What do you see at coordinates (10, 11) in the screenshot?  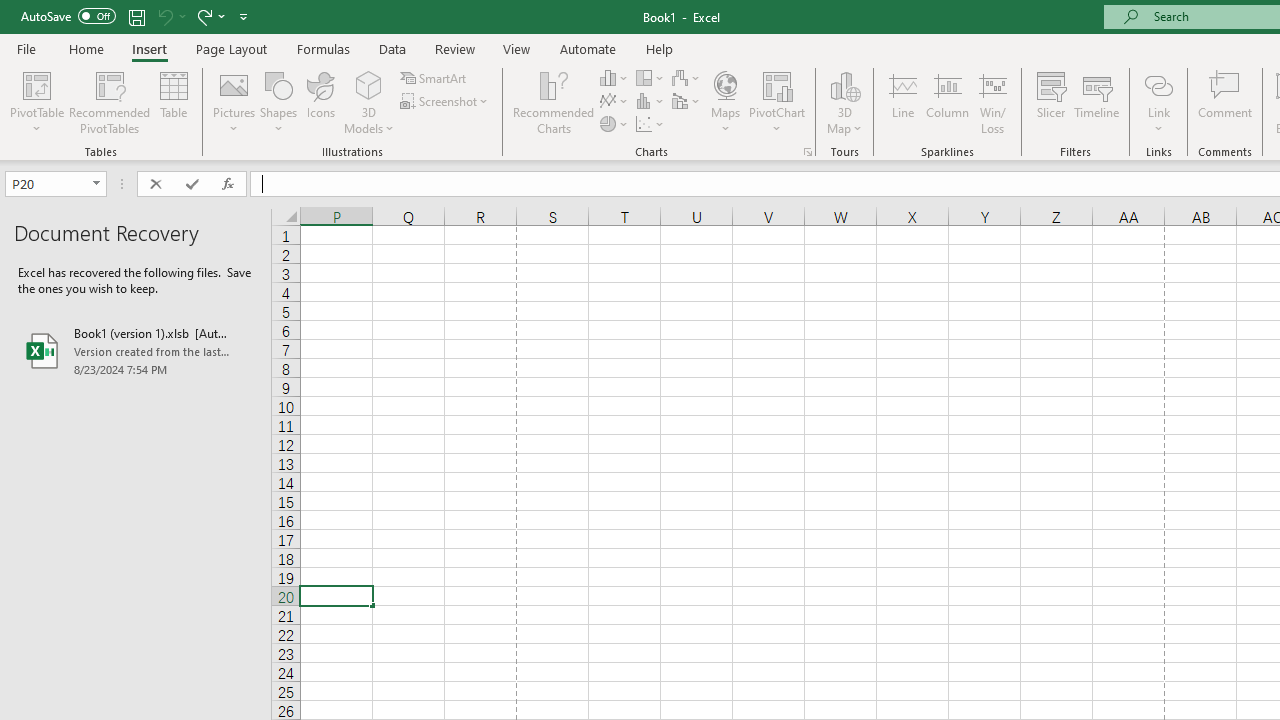 I see `'System'` at bounding box center [10, 11].